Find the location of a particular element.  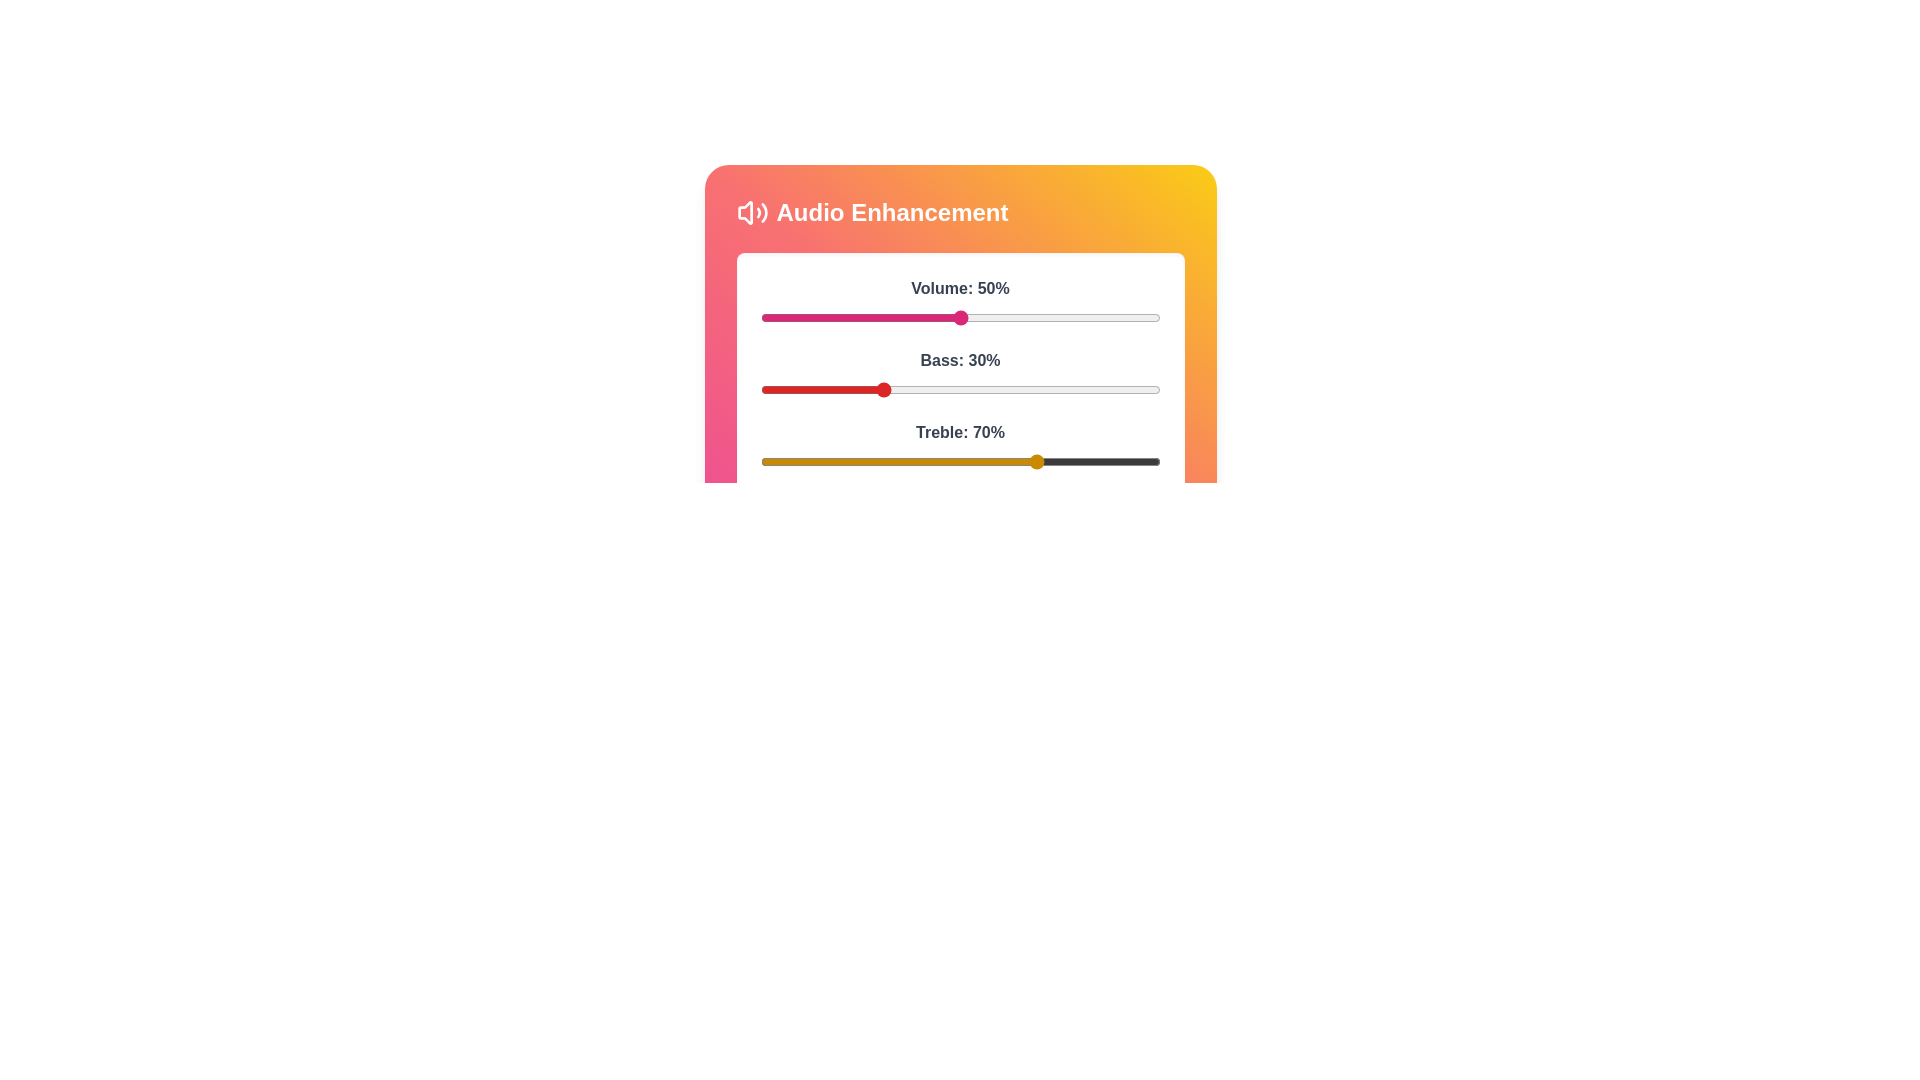

the bass level is located at coordinates (931, 389).